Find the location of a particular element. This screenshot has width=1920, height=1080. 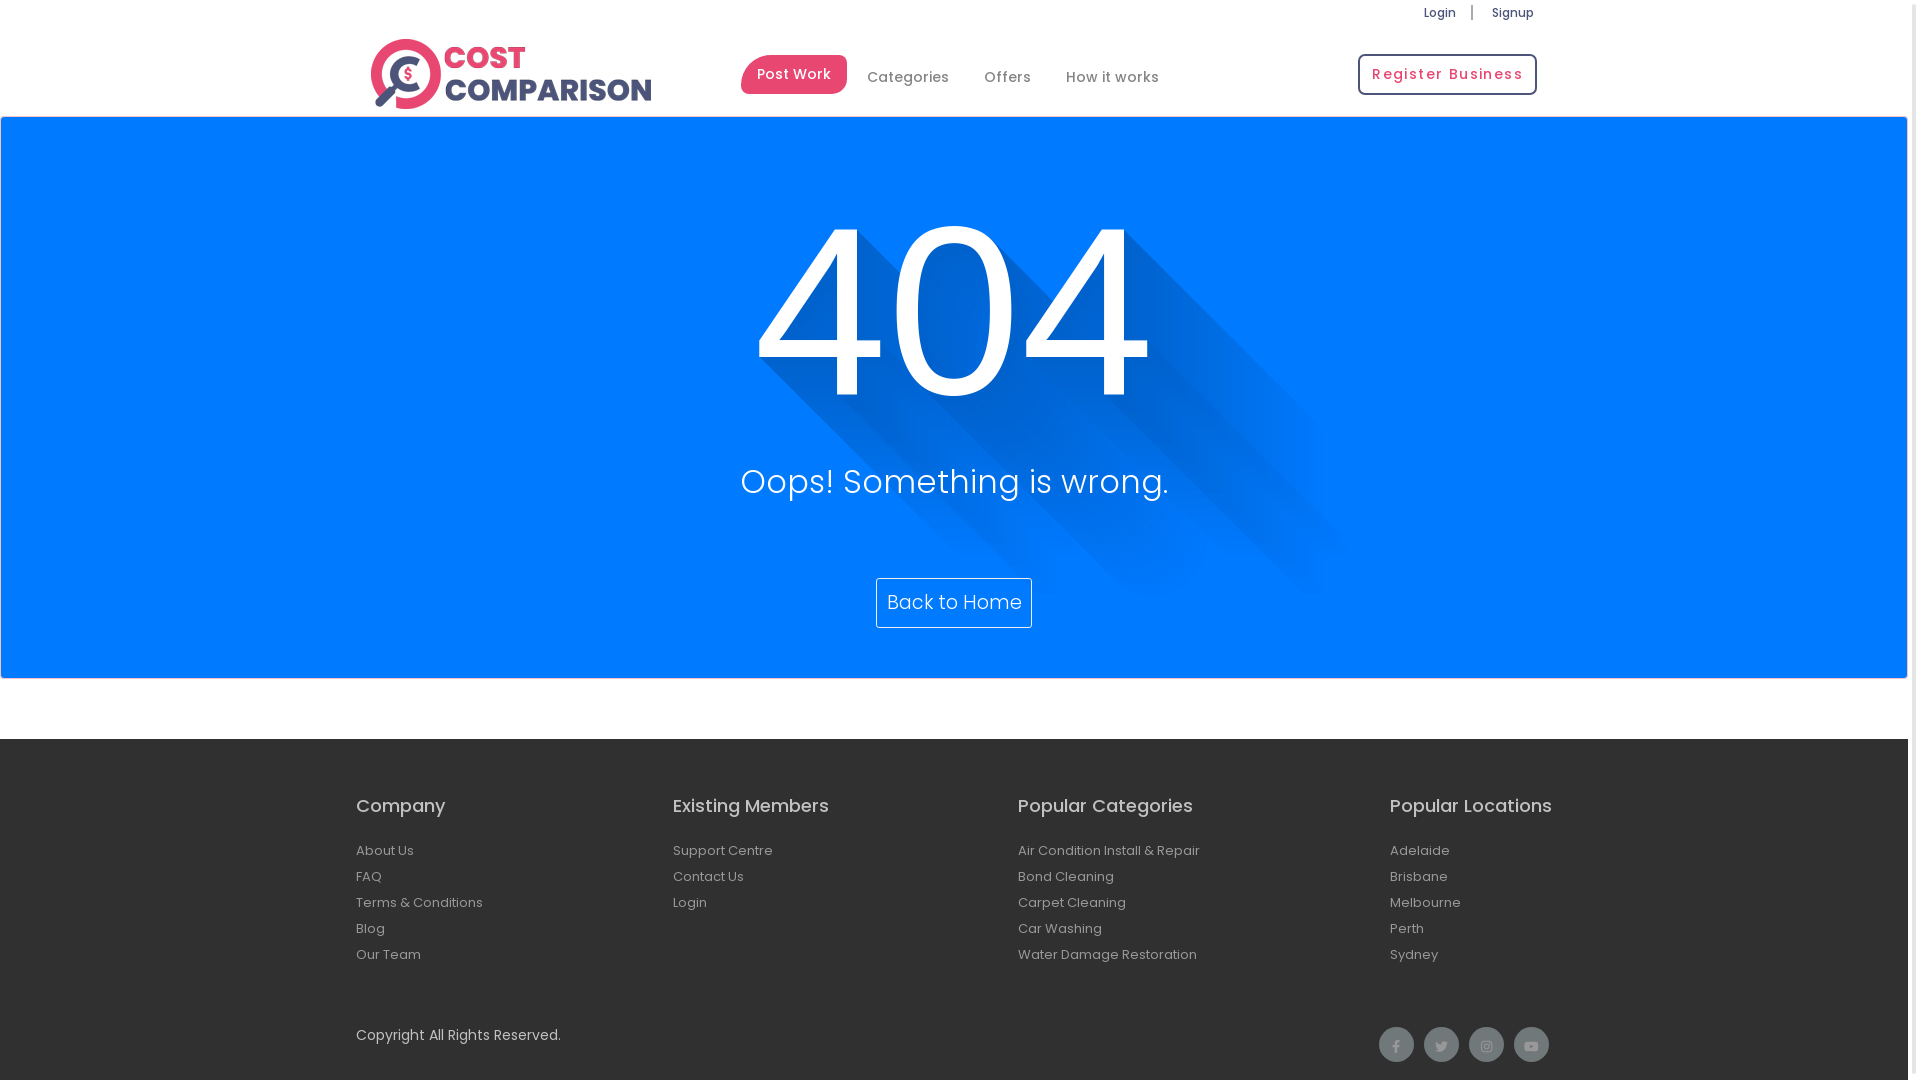

'Brisbane' is located at coordinates (1418, 875).